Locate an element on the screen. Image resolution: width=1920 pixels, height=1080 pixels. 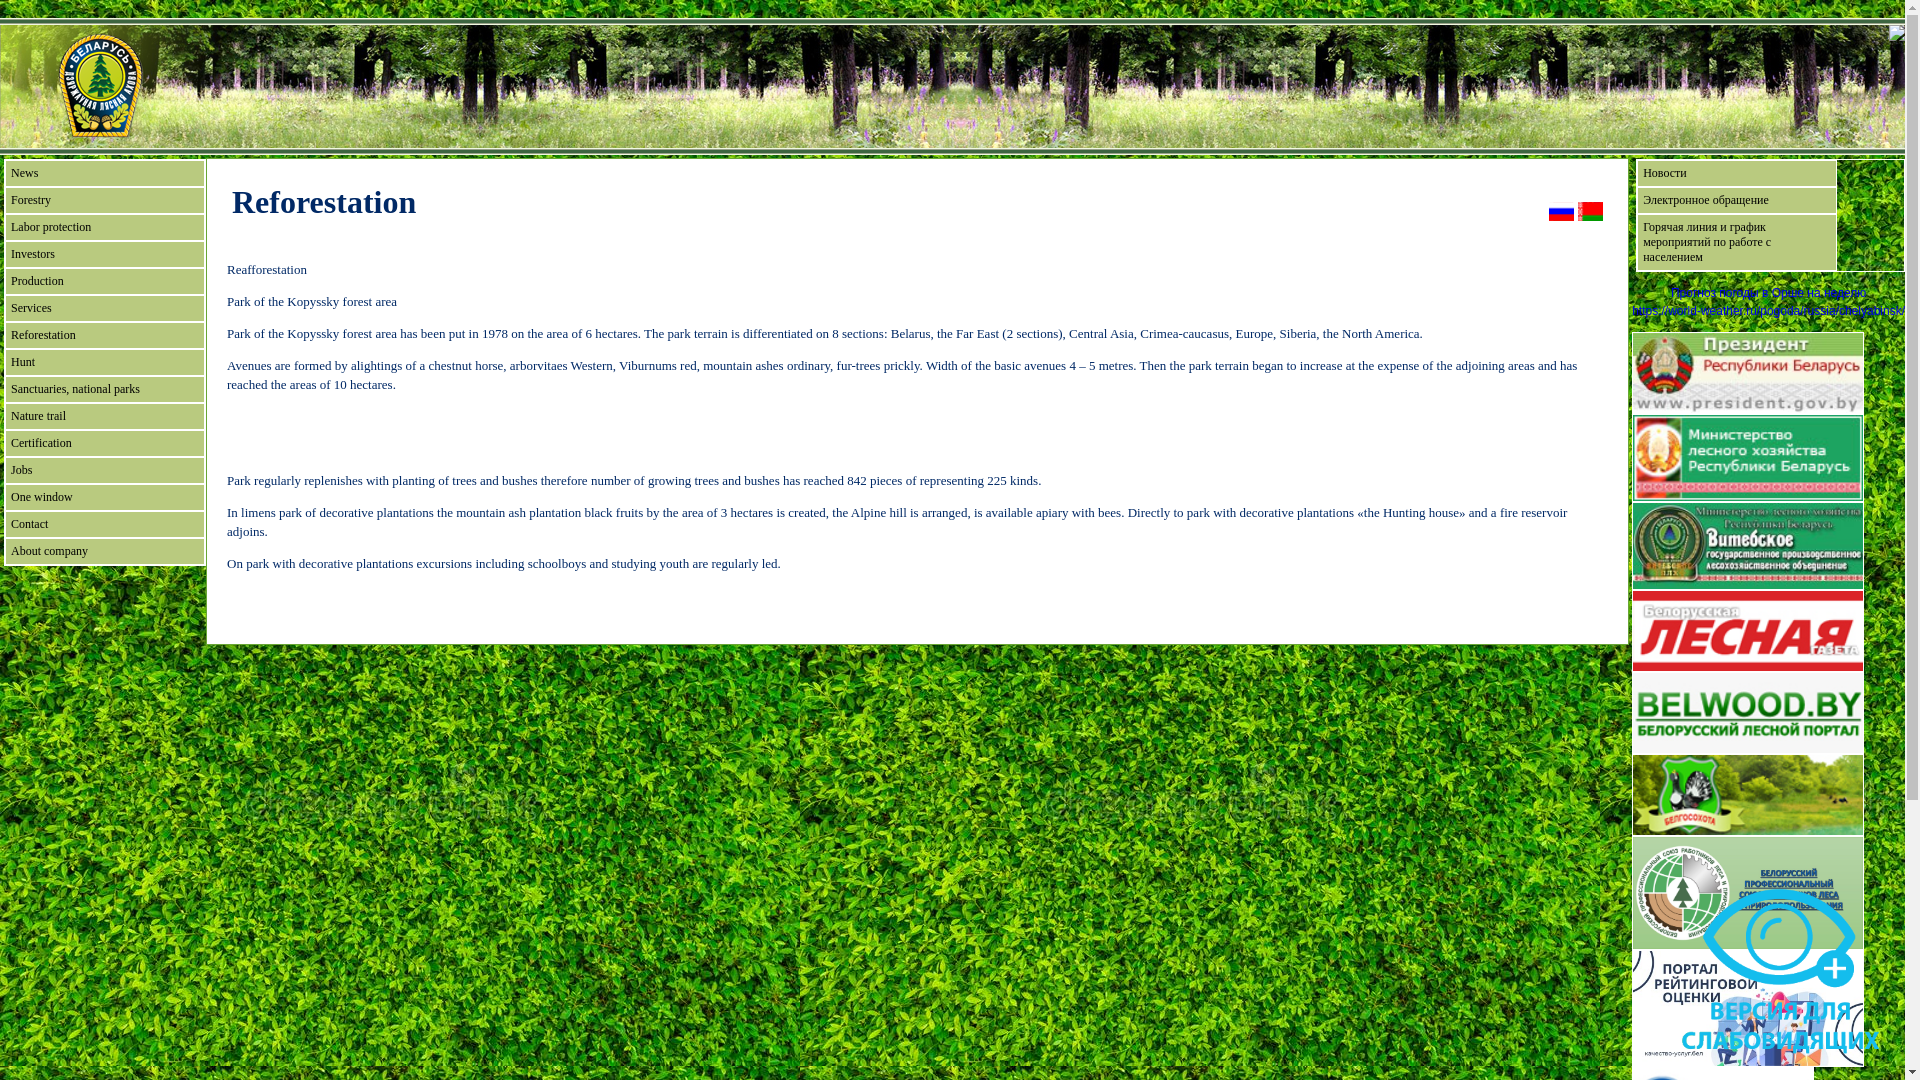
'Reforestation' is located at coordinates (104, 334).